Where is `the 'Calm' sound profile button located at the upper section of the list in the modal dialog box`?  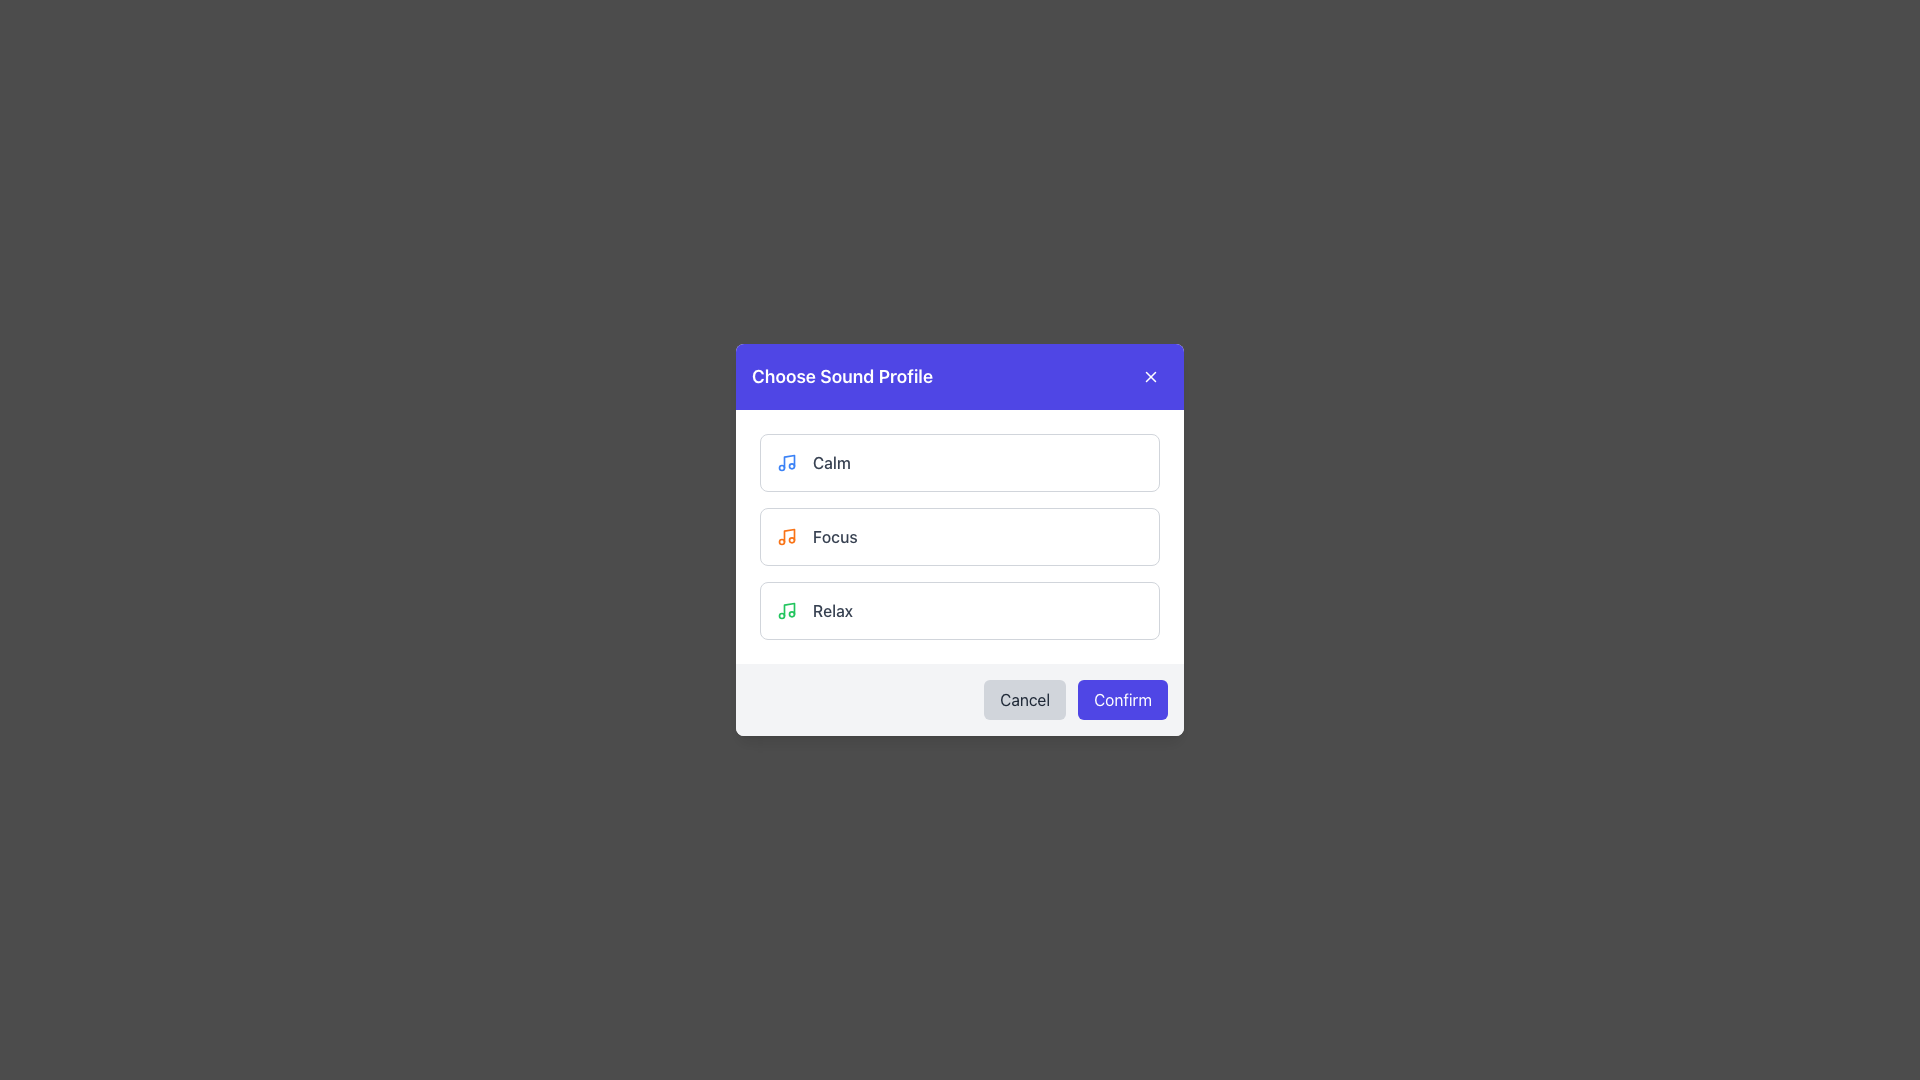
the 'Calm' sound profile button located at the upper section of the list in the modal dialog box is located at coordinates (960, 462).